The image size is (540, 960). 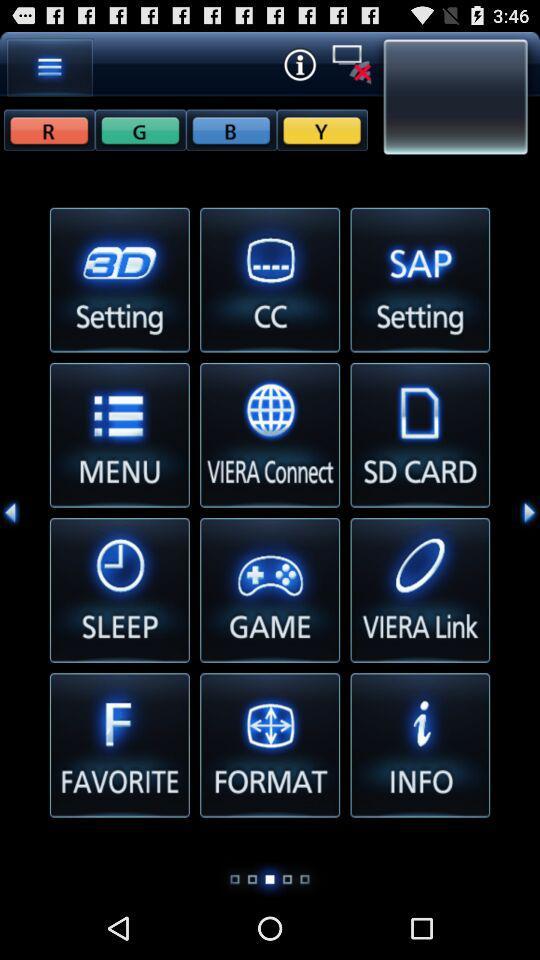 I want to click on the menu icon, so click(x=50, y=71).